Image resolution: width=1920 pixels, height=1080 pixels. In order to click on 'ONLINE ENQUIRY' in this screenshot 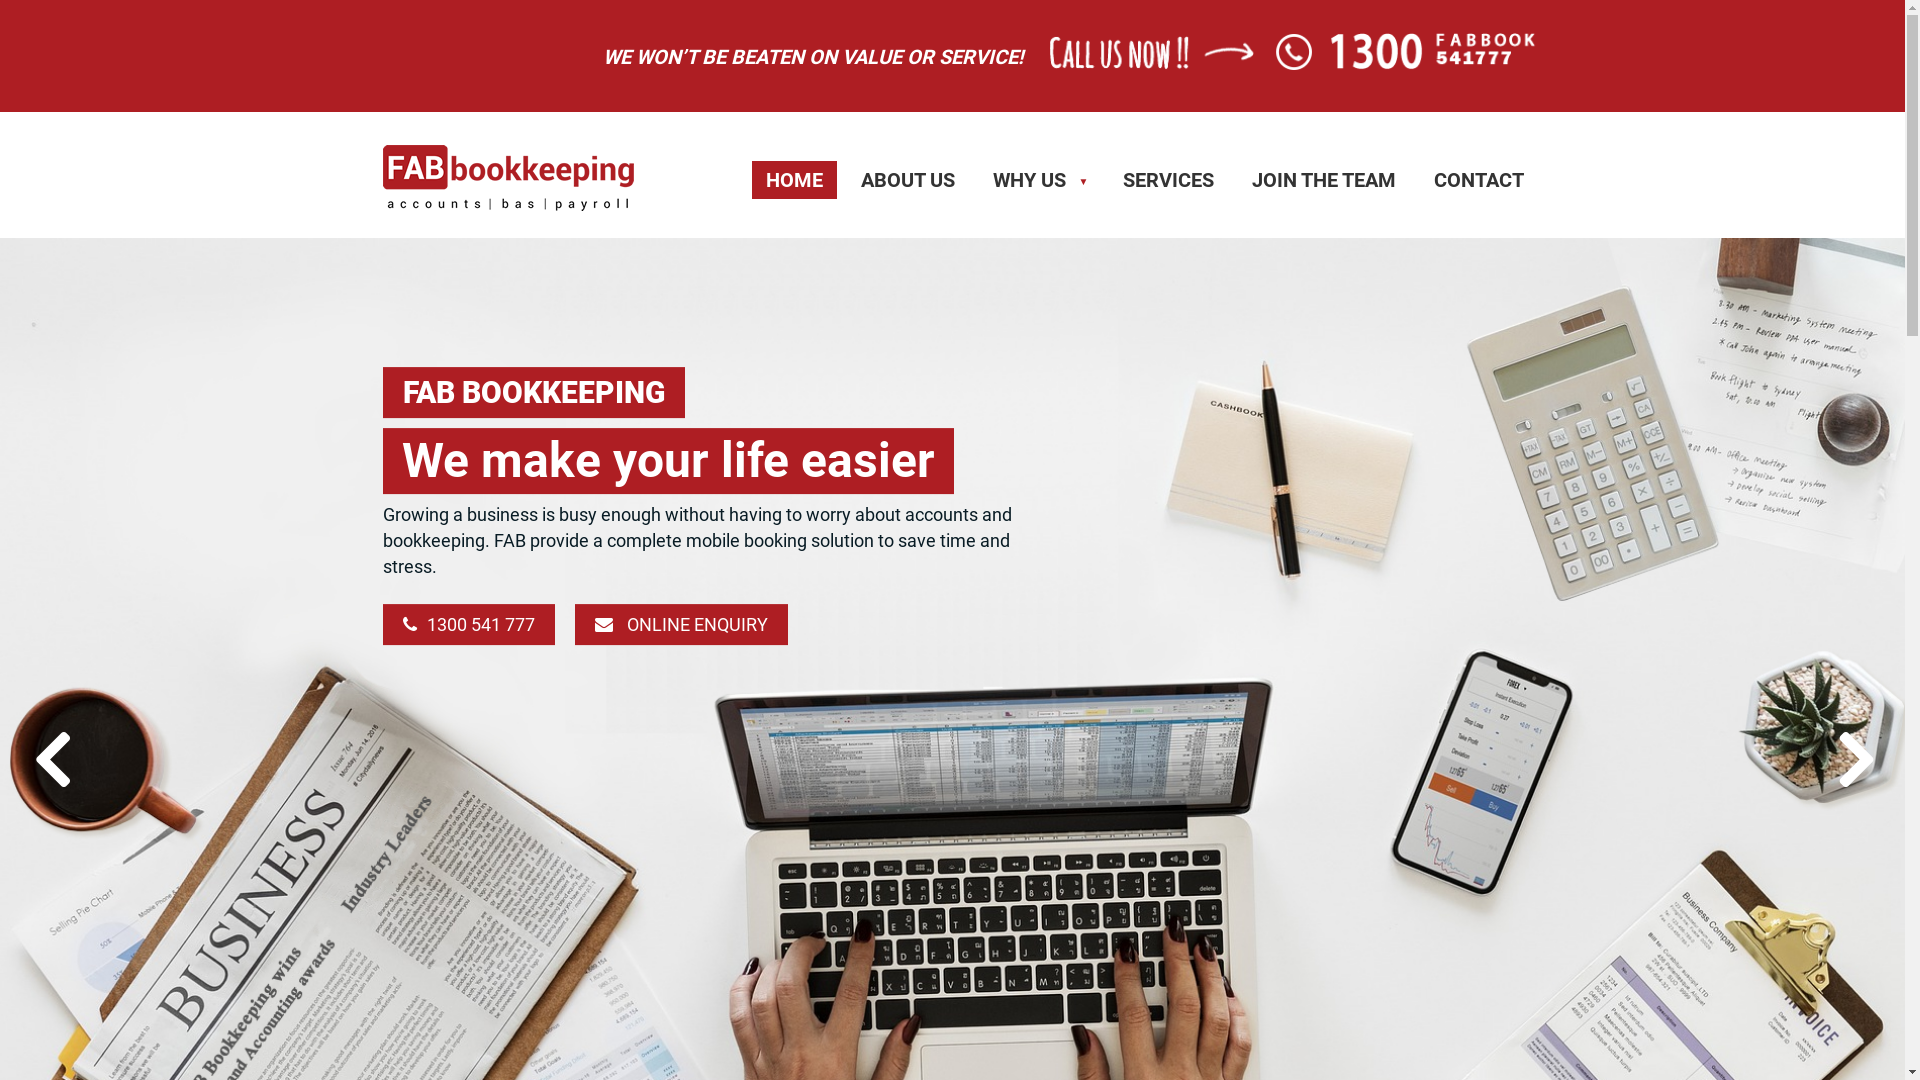, I will do `click(573, 624)`.